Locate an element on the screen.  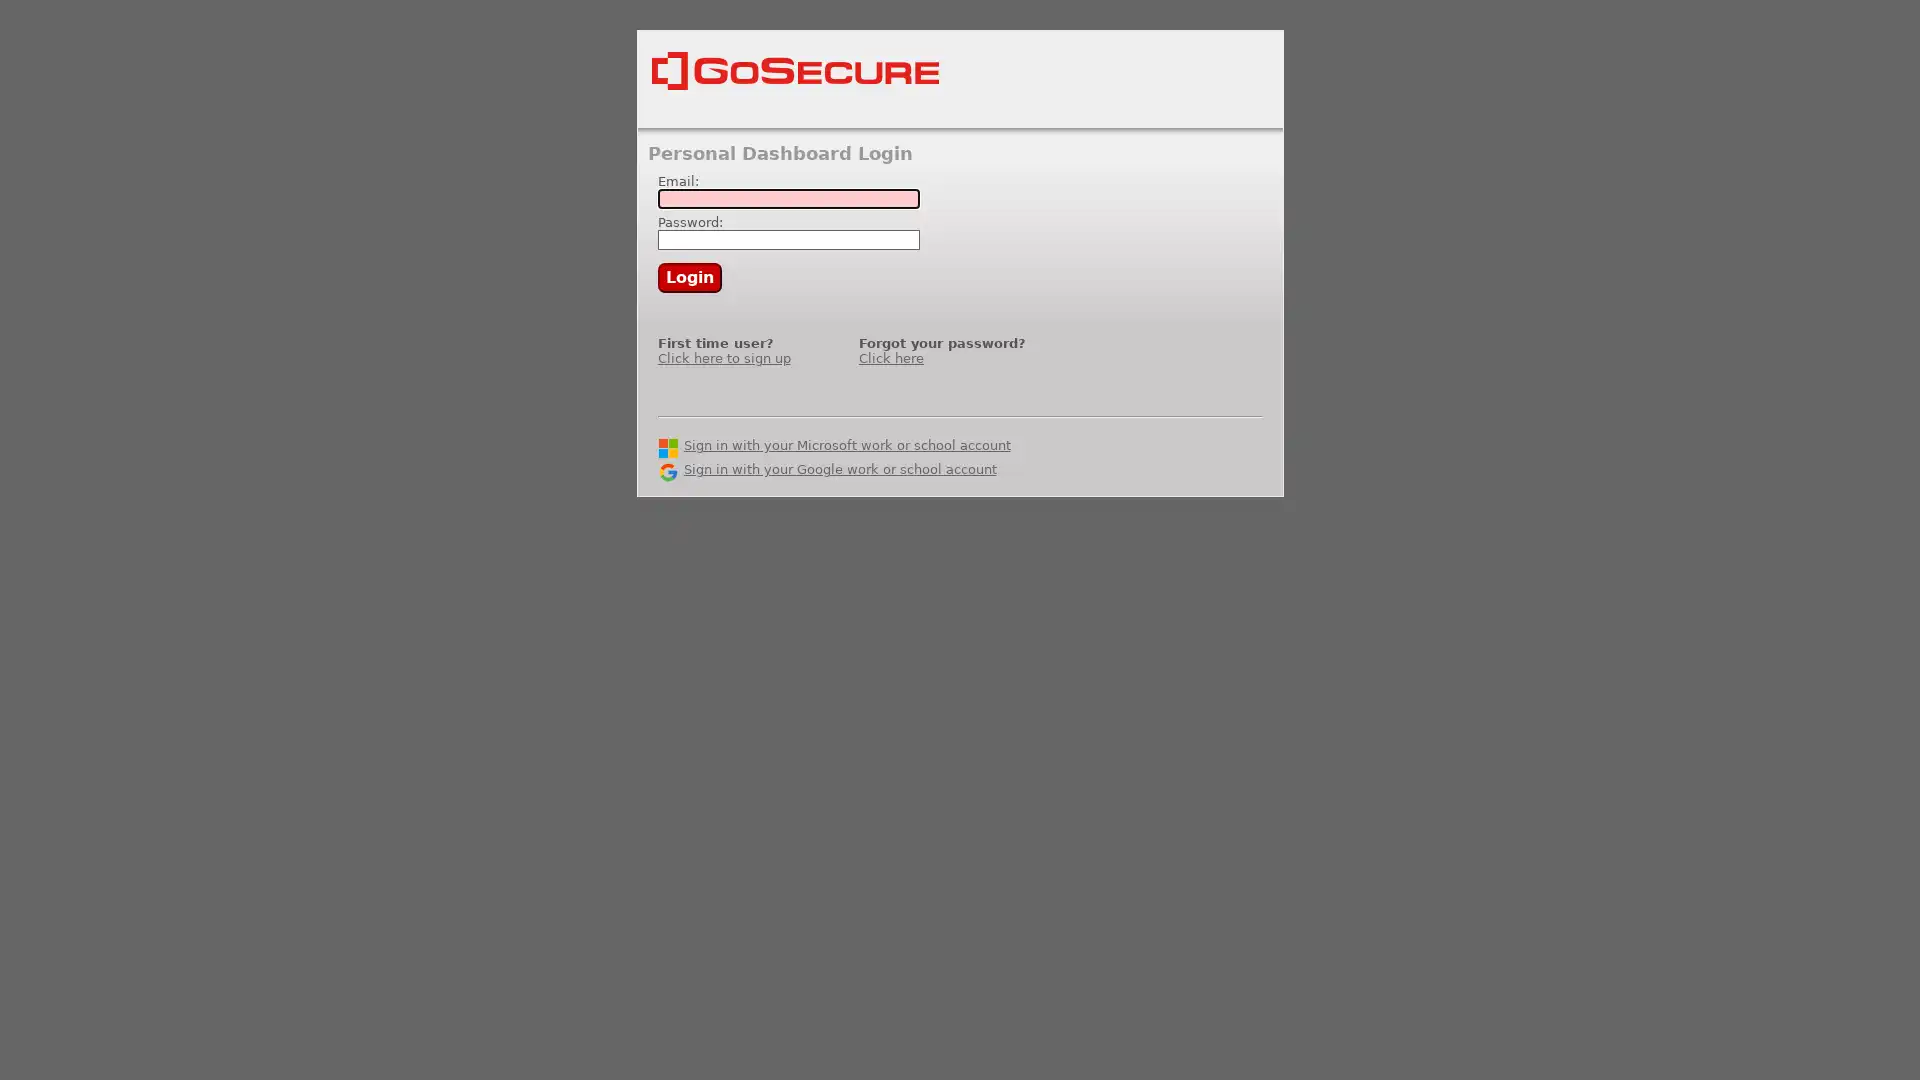
Login is located at coordinates (689, 277).